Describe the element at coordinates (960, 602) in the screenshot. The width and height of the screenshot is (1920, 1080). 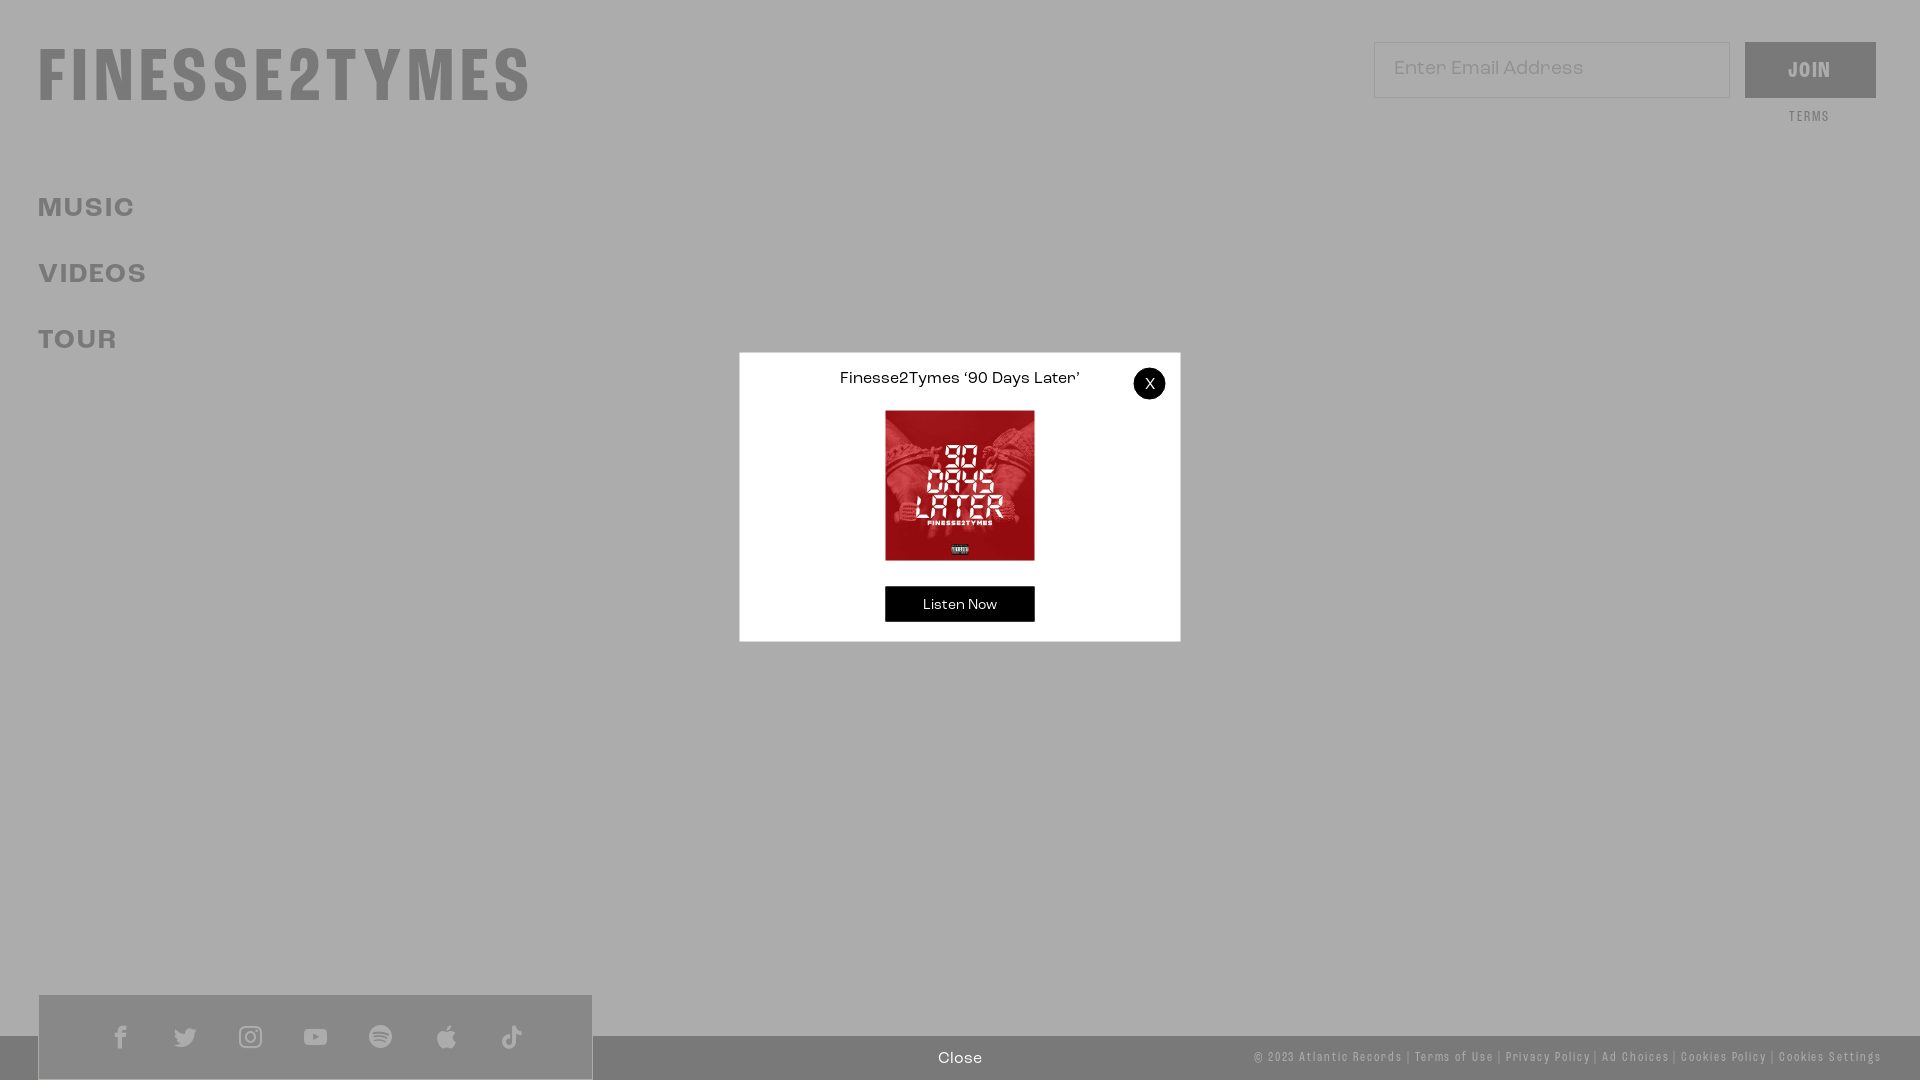
I see `'Listen Now'` at that location.